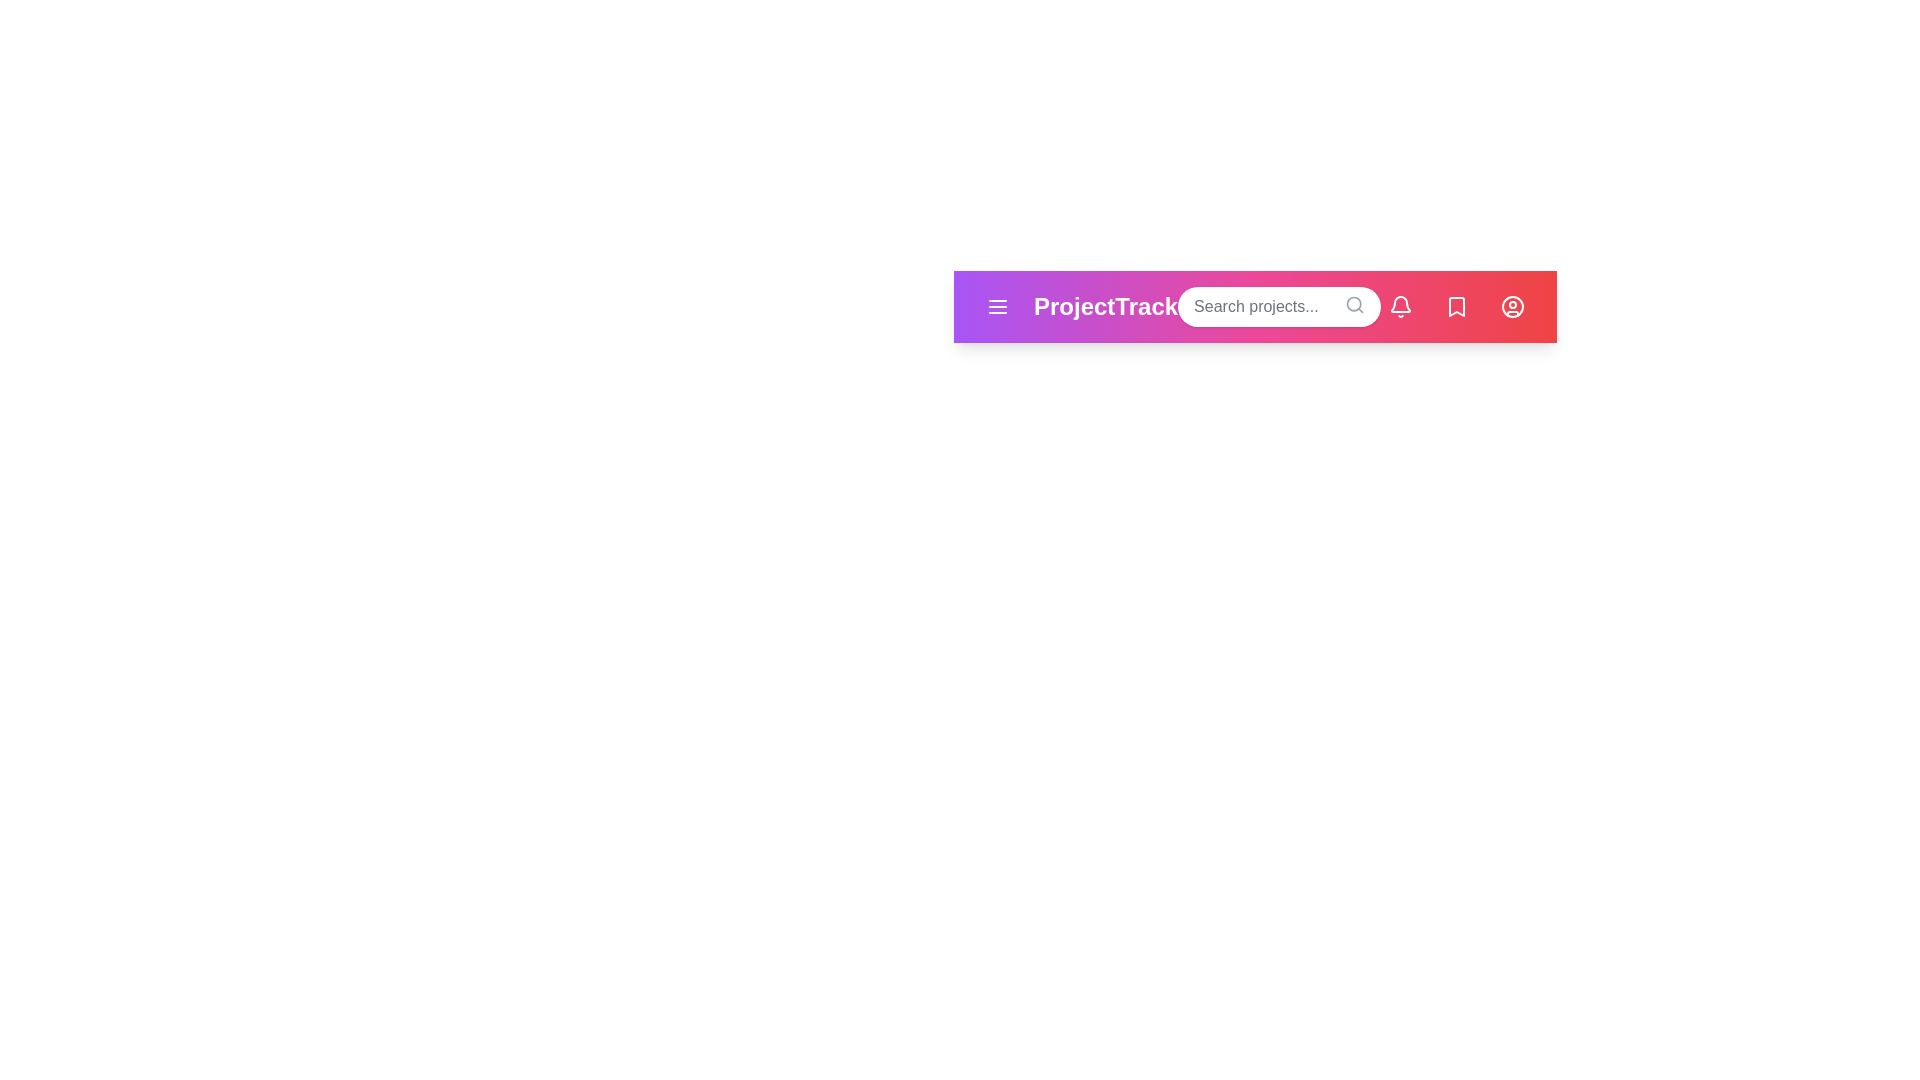 The height and width of the screenshot is (1080, 1920). I want to click on the search icon to initiate a search, so click(1354, 304).